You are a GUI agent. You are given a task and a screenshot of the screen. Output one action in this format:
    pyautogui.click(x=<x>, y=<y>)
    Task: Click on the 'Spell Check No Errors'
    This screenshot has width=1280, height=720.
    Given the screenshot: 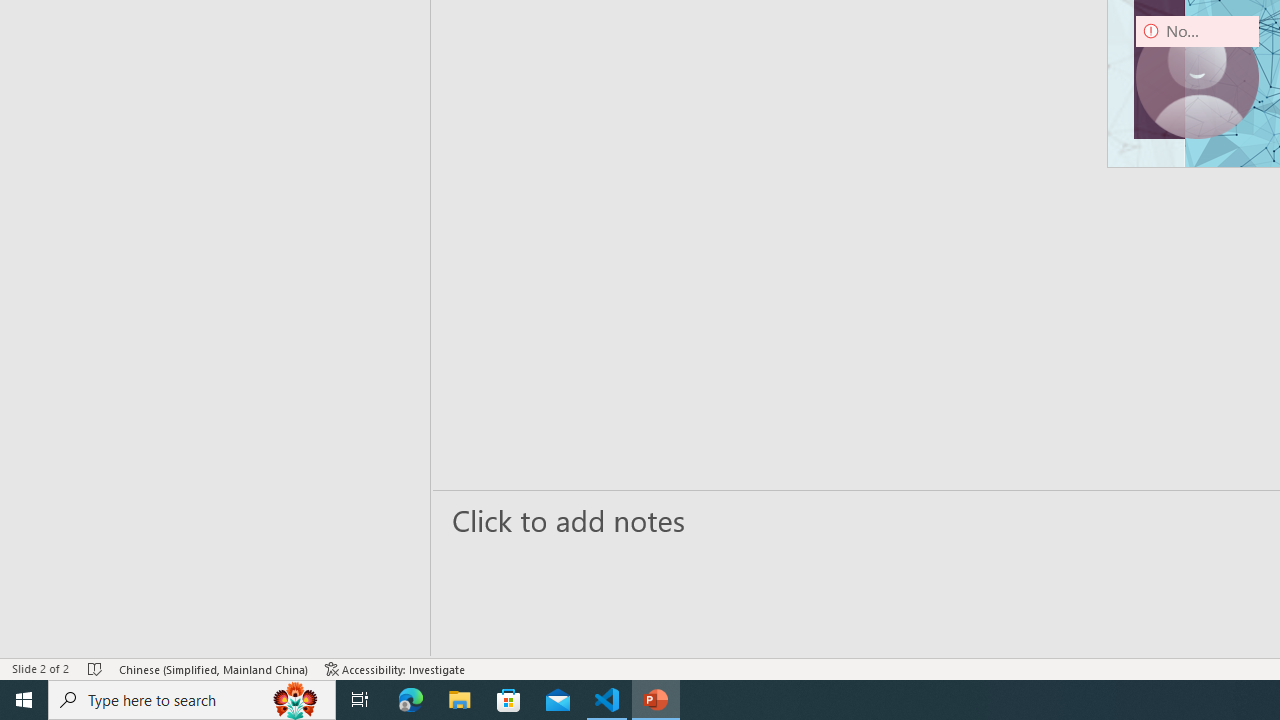 What is the action you would take?
    pyautogui.click(x=95, y=669)
    